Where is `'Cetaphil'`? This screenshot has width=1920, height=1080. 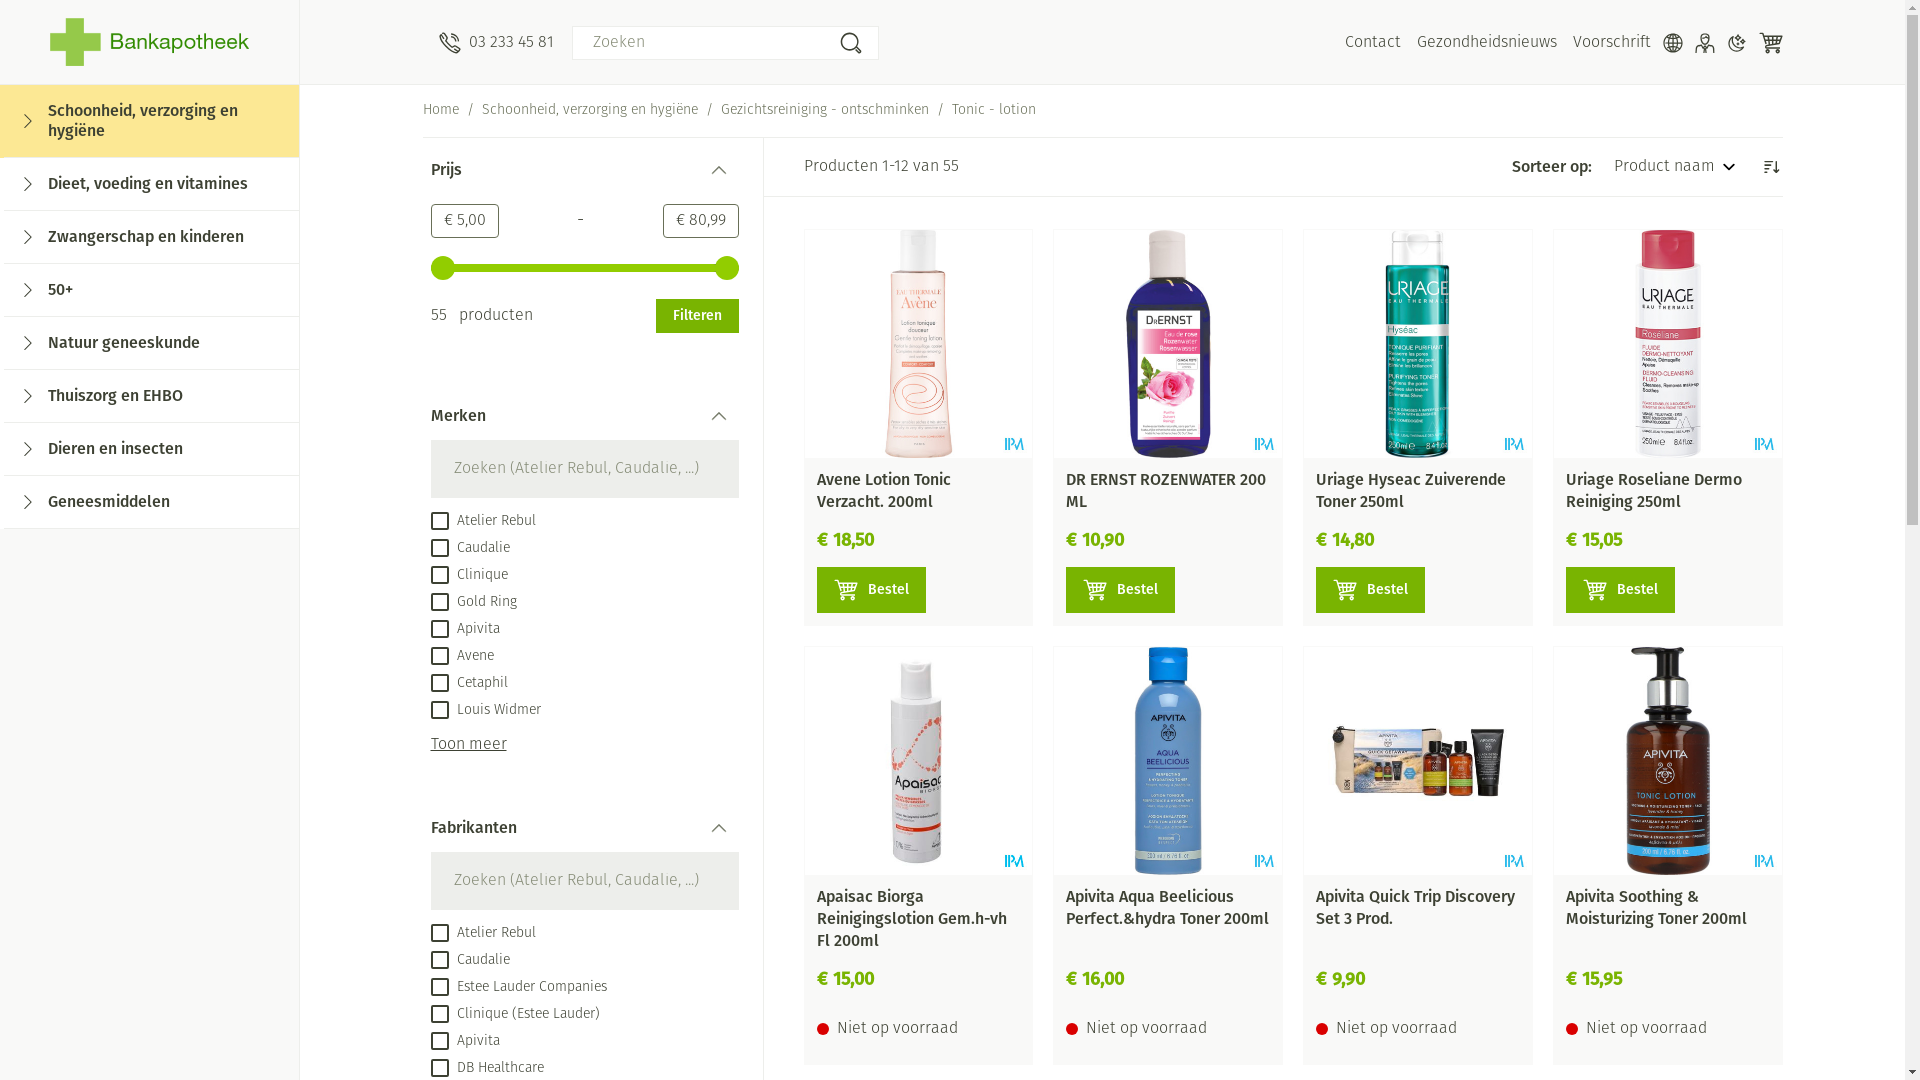 'Cetaphil' is located at coordinates (467, 681).